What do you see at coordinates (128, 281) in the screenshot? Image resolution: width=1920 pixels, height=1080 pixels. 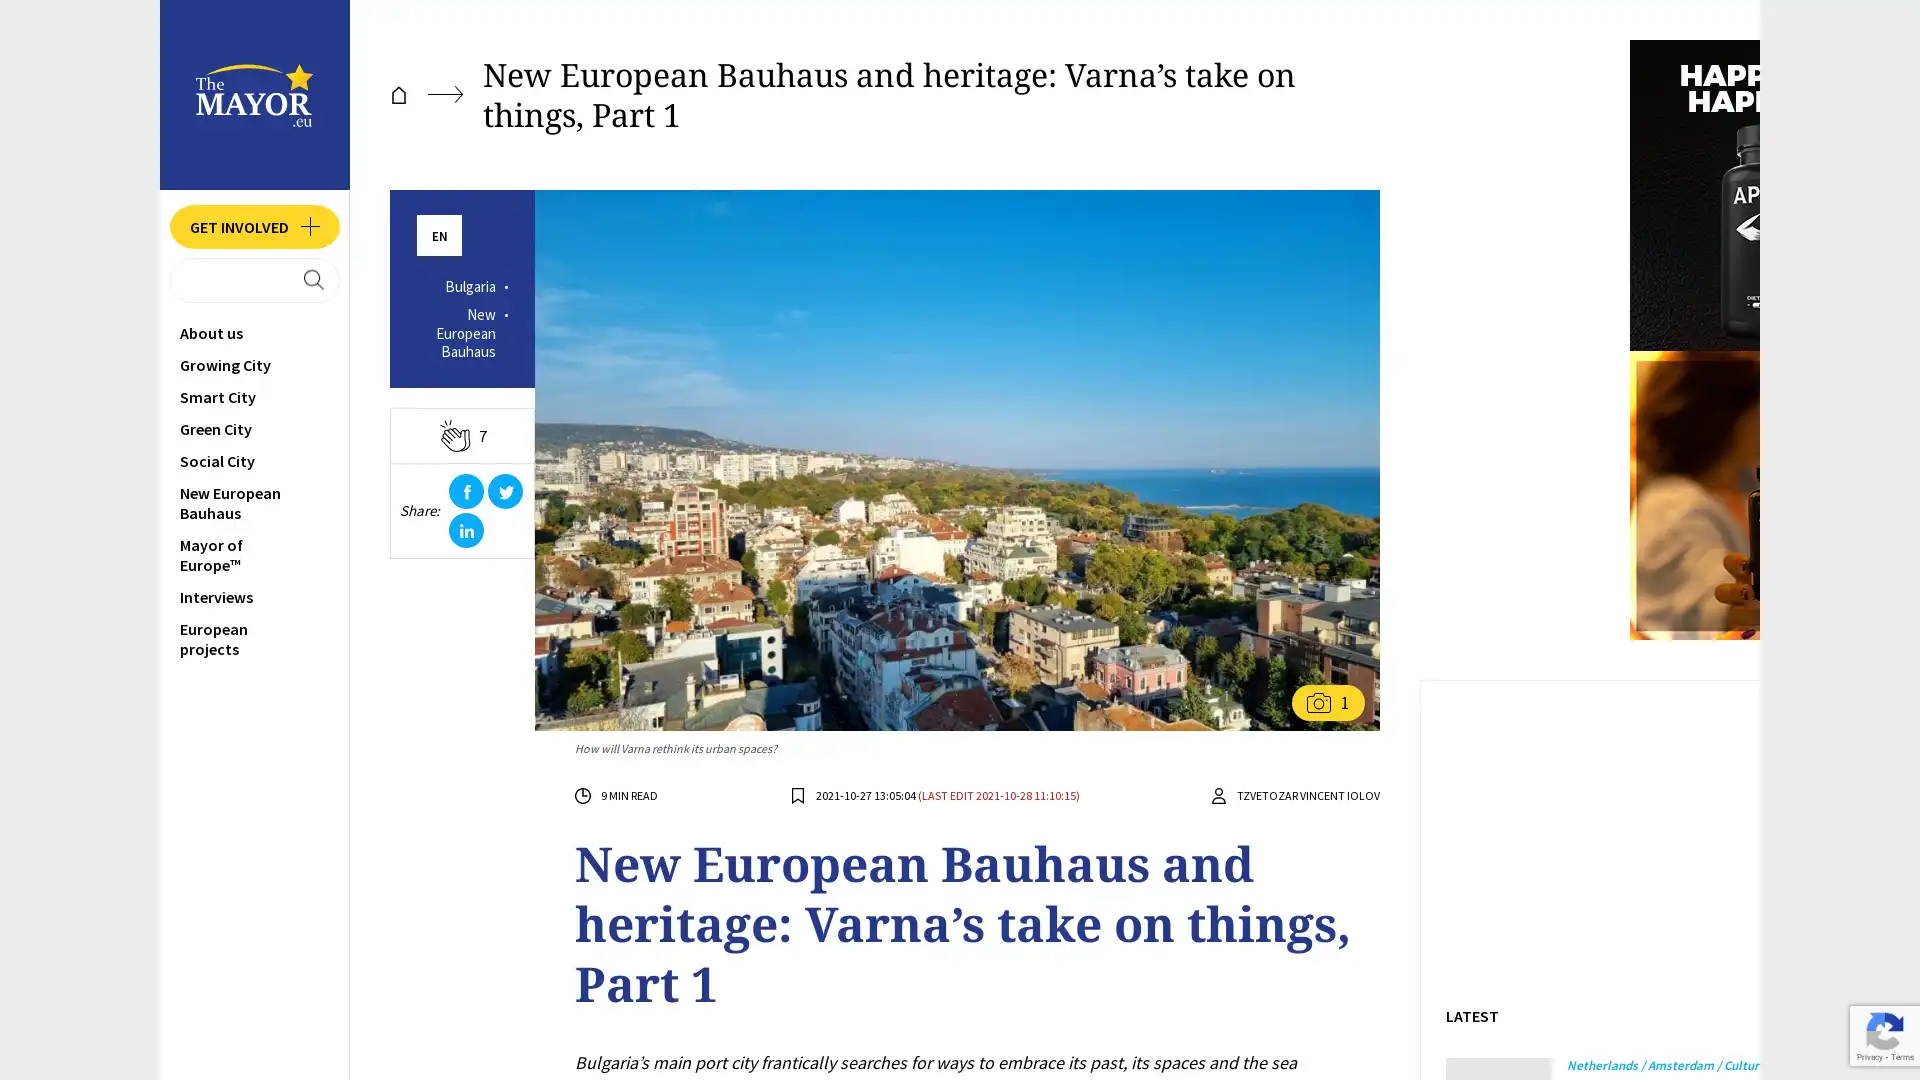 I see `MENU SEARCH SUBMIT` at bounding box center [128, 281].